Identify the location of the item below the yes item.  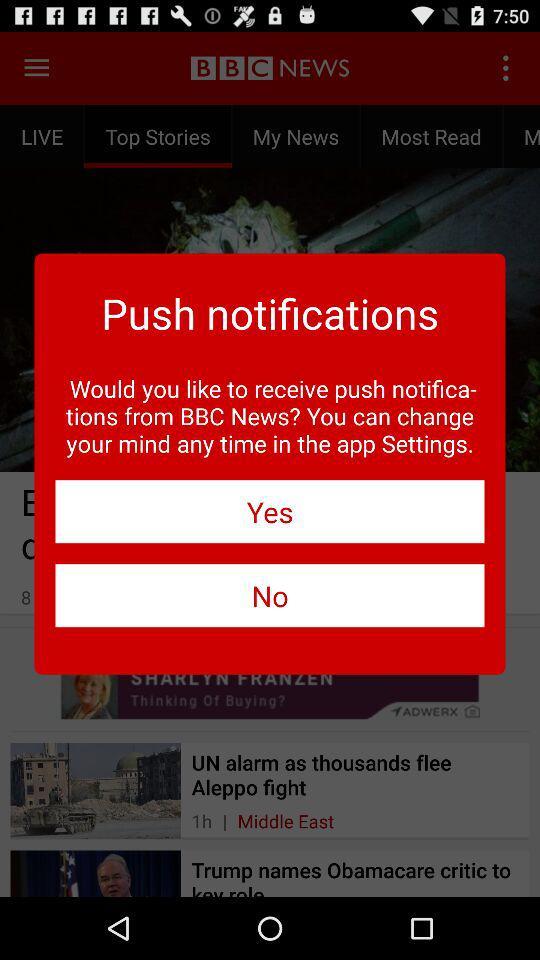
(270, 595).